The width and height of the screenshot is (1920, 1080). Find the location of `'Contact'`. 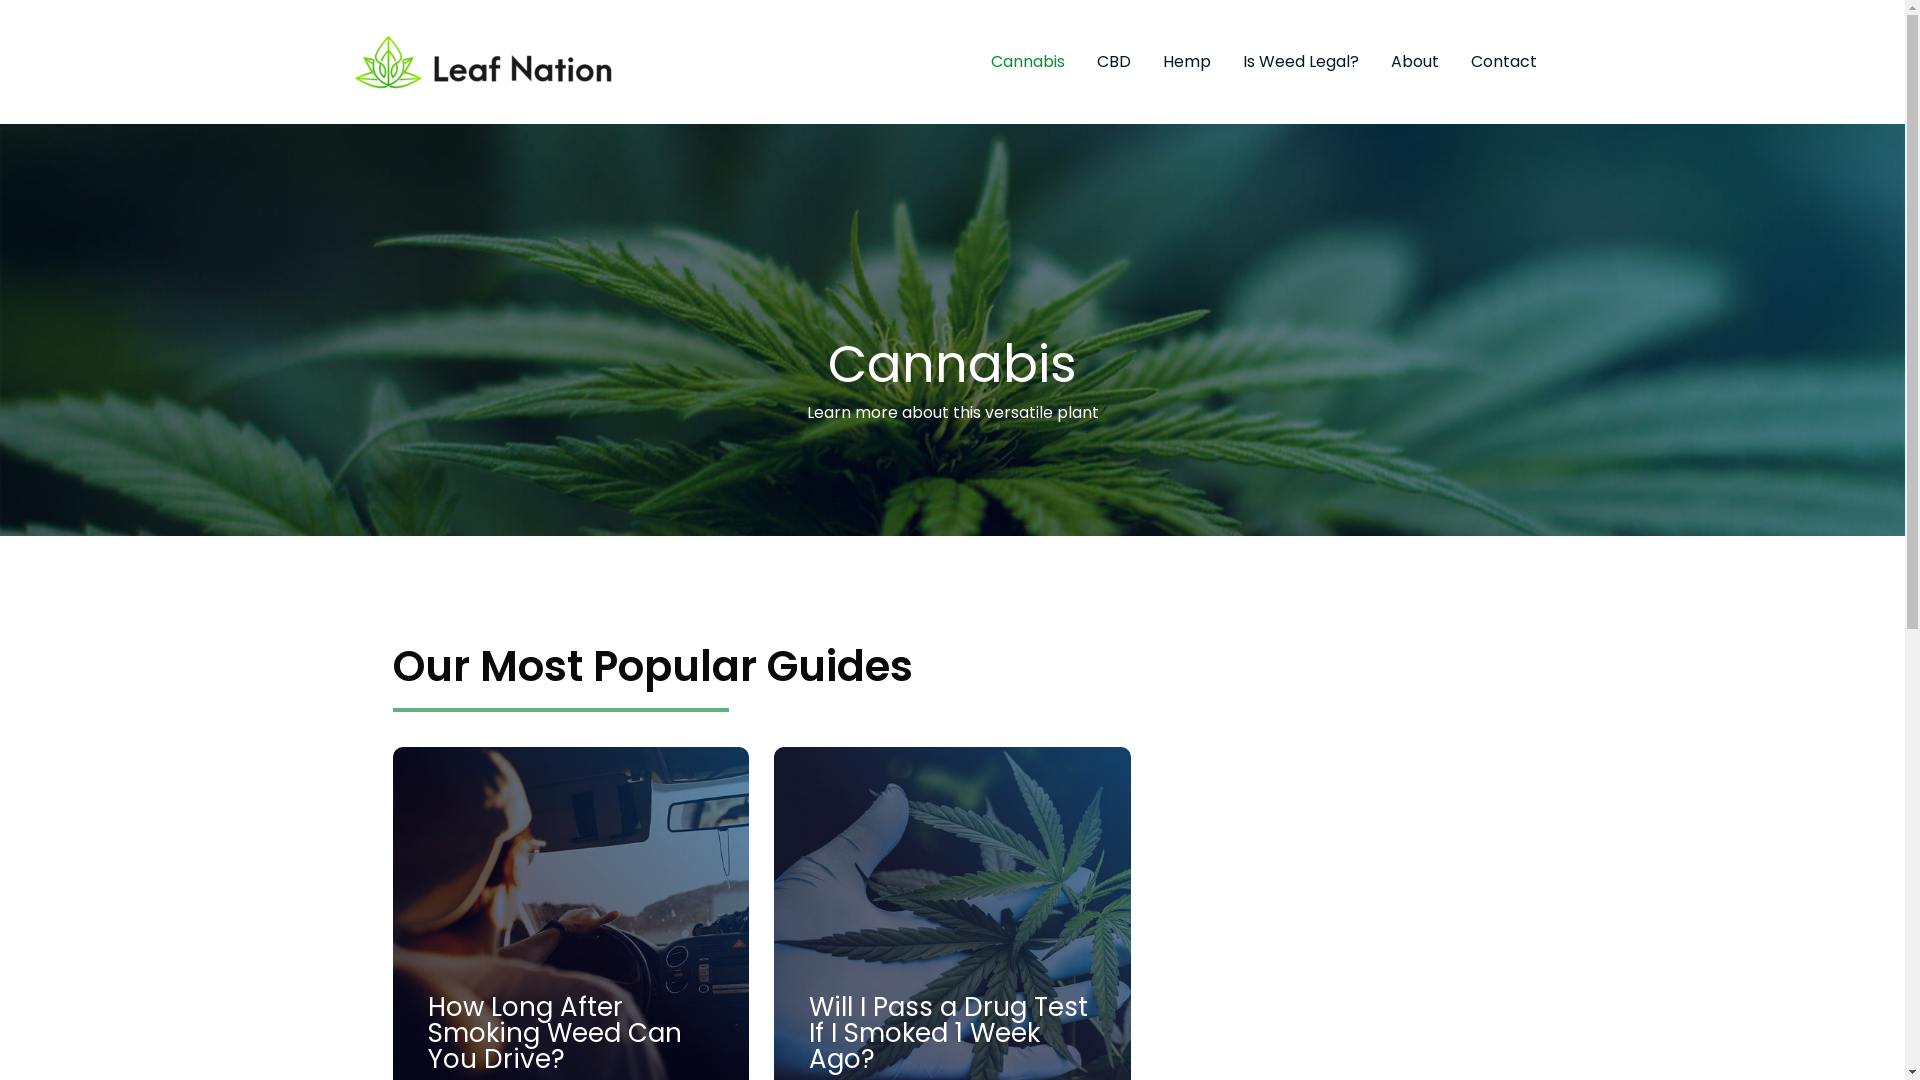

'Contact' is located at coordinates (1502, 60).